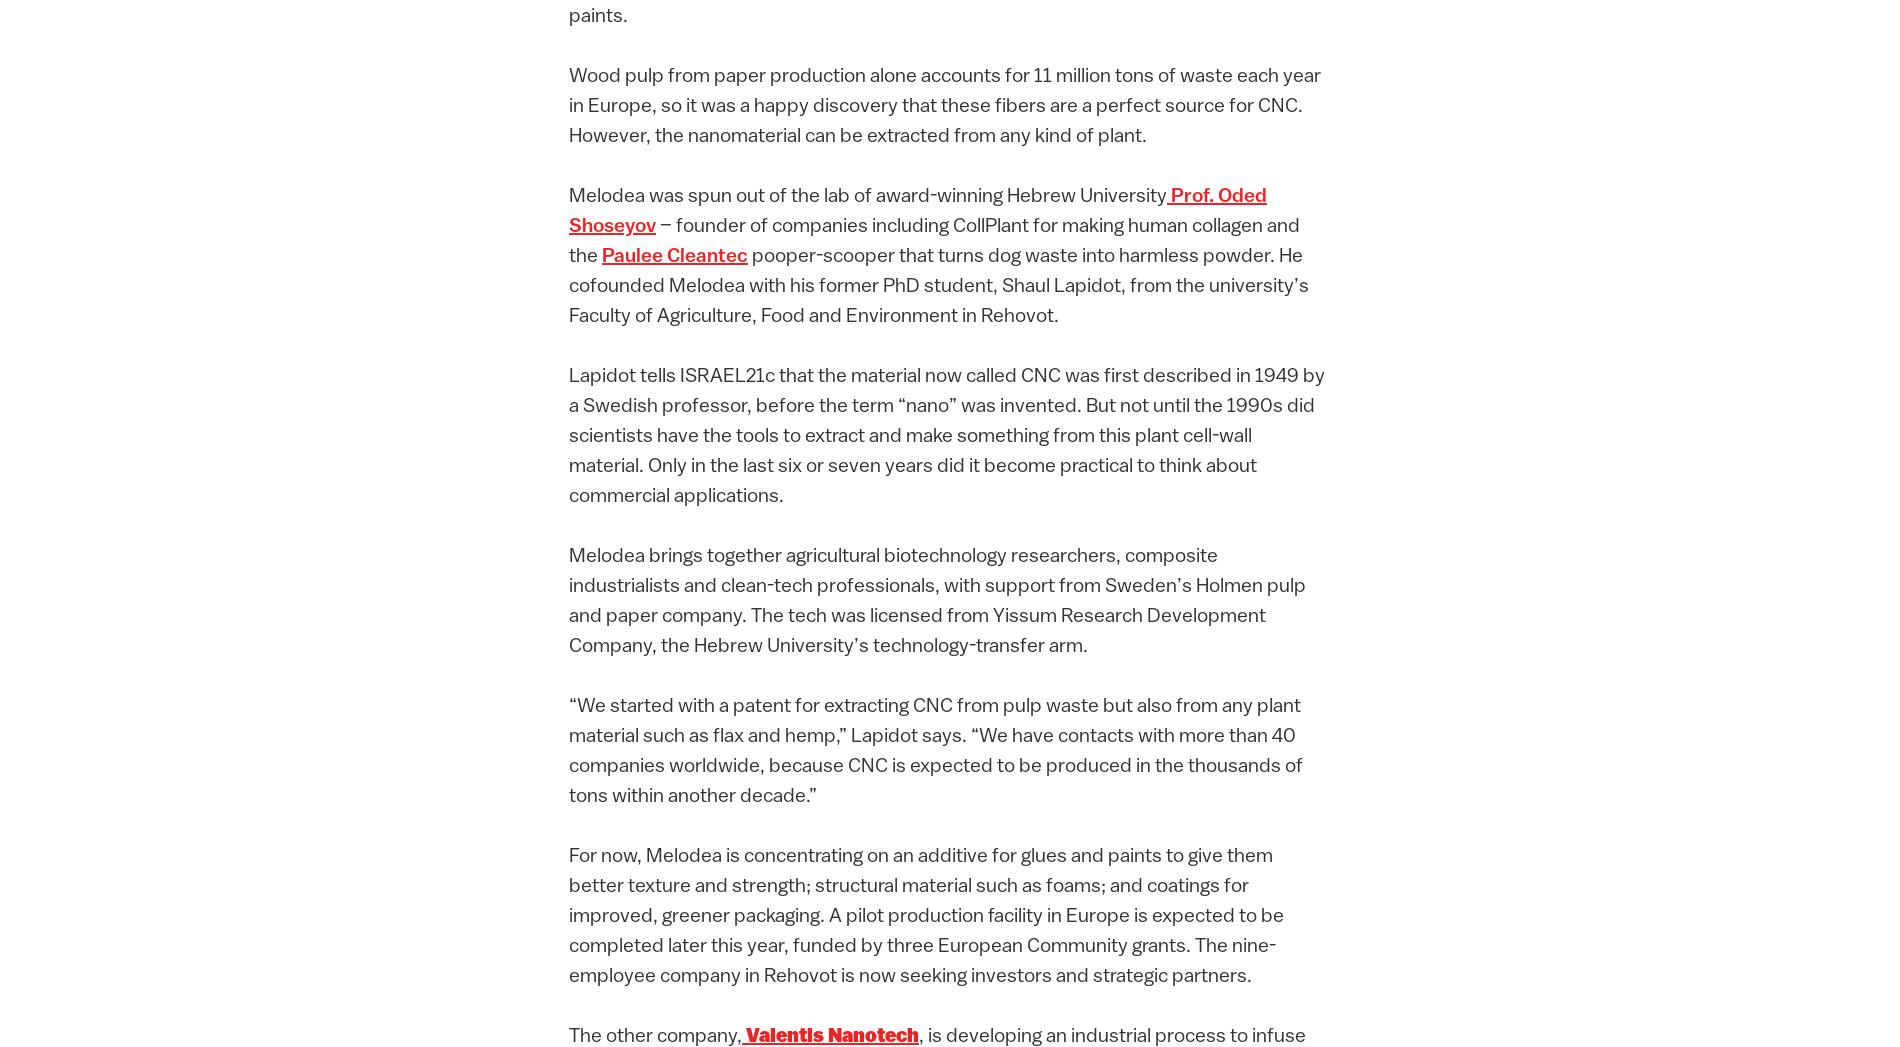  I want to click on 'Lapidot tells ISRAEL21c that the material now called CNC was first described in 1949 by a Swedish professor, before the term “nano” was invented. But not until the 1990s did scientists have the tools to extract and make something from this plant cell-wall  material. Only in the last six or seven years did it become practical to think about commercial applications.', so click(945, 437).